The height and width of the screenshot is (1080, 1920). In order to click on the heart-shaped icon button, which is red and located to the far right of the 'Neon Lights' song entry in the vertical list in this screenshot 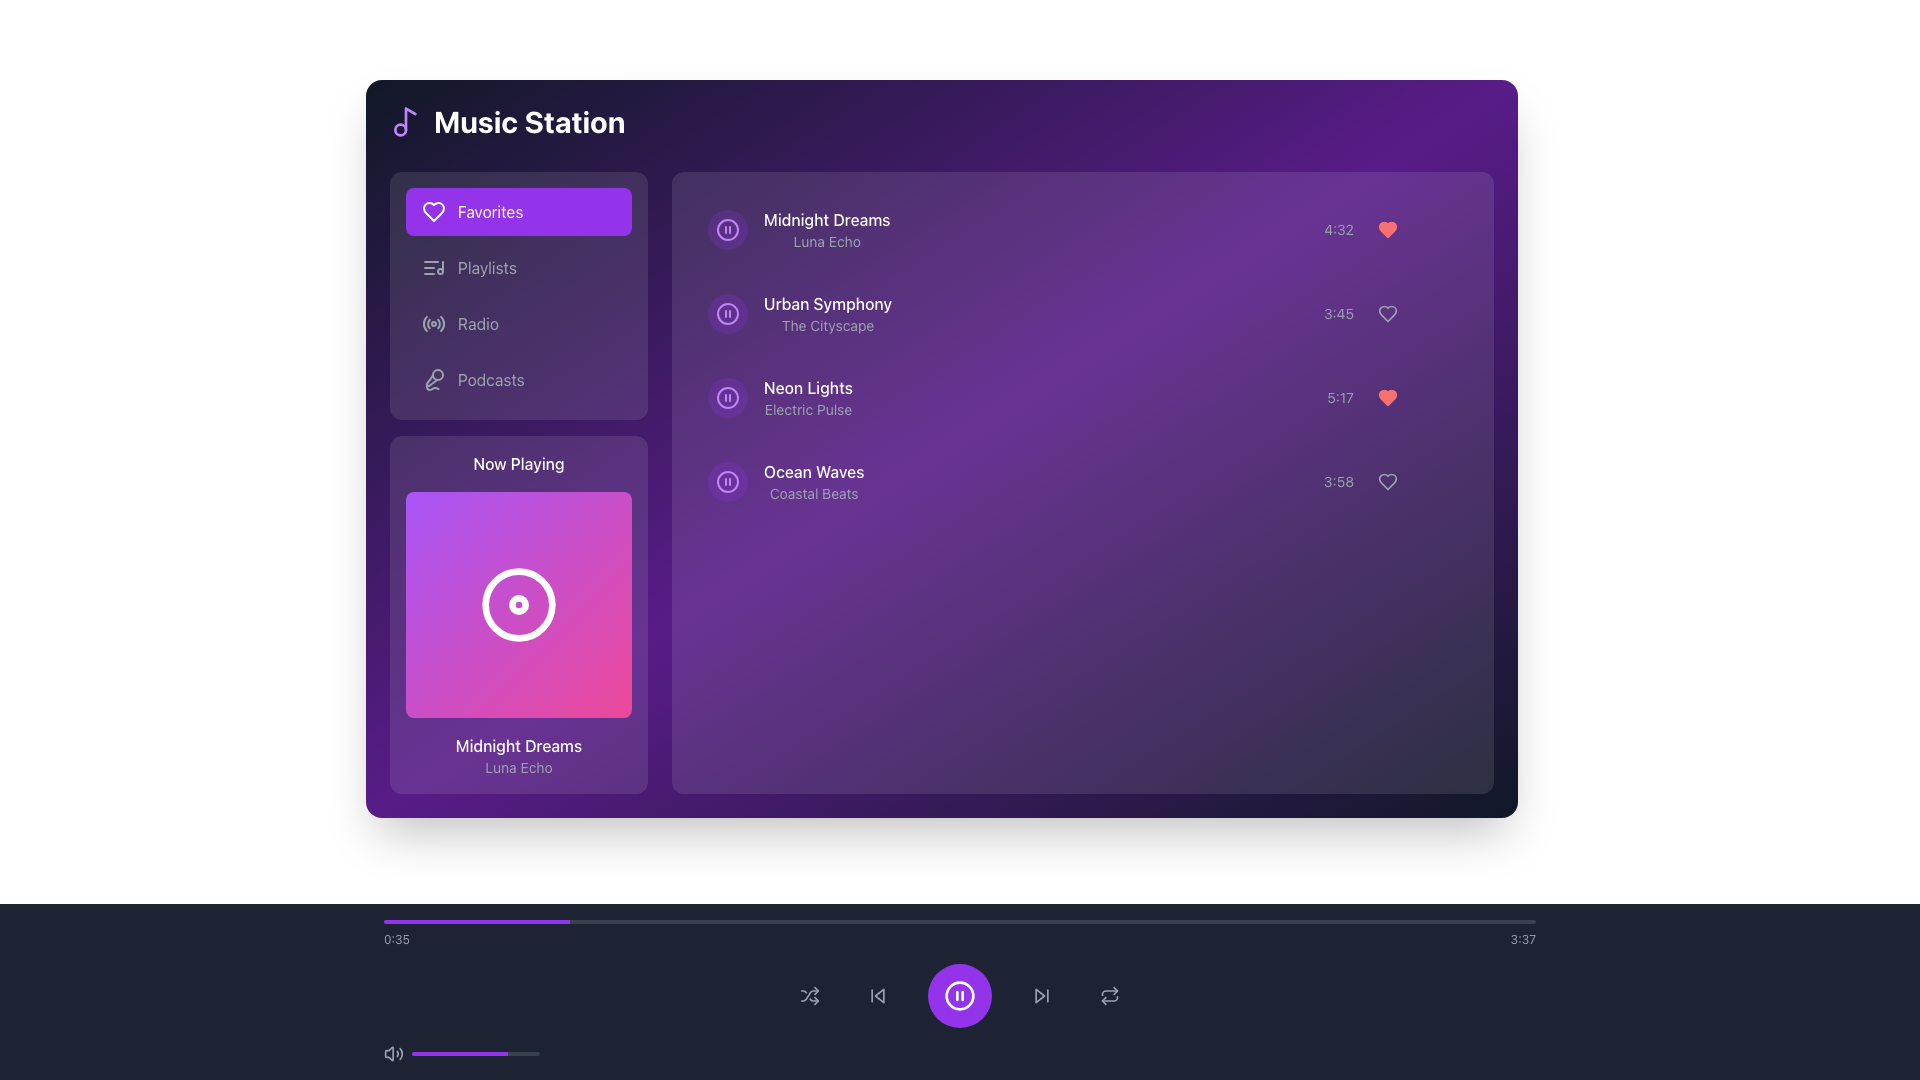, I will do `click(1386, 397)`.